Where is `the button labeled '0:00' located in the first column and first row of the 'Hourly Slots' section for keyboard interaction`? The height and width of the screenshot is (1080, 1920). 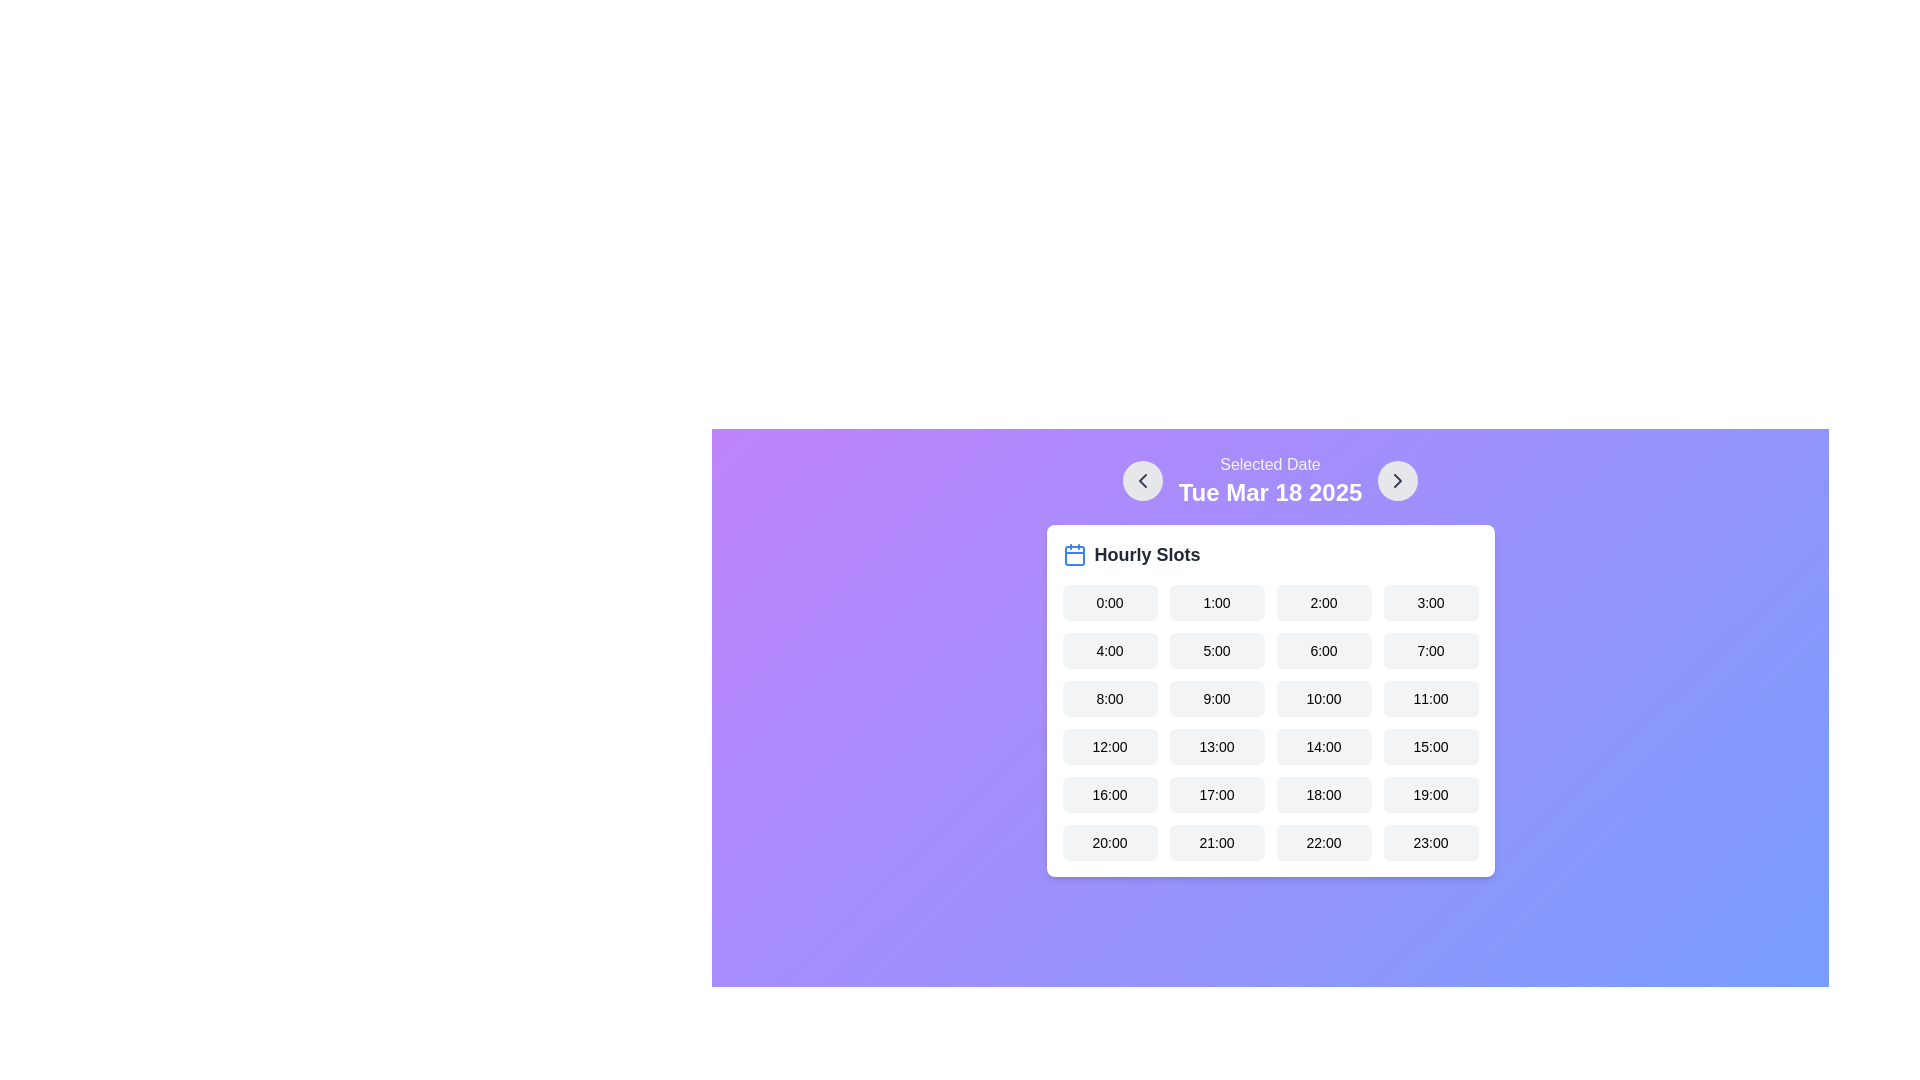
the button labeled '0:00' located in the first column and first row of the 'Hourly Slots' section for keyboard interaction is located at coordinates (1108, 601).